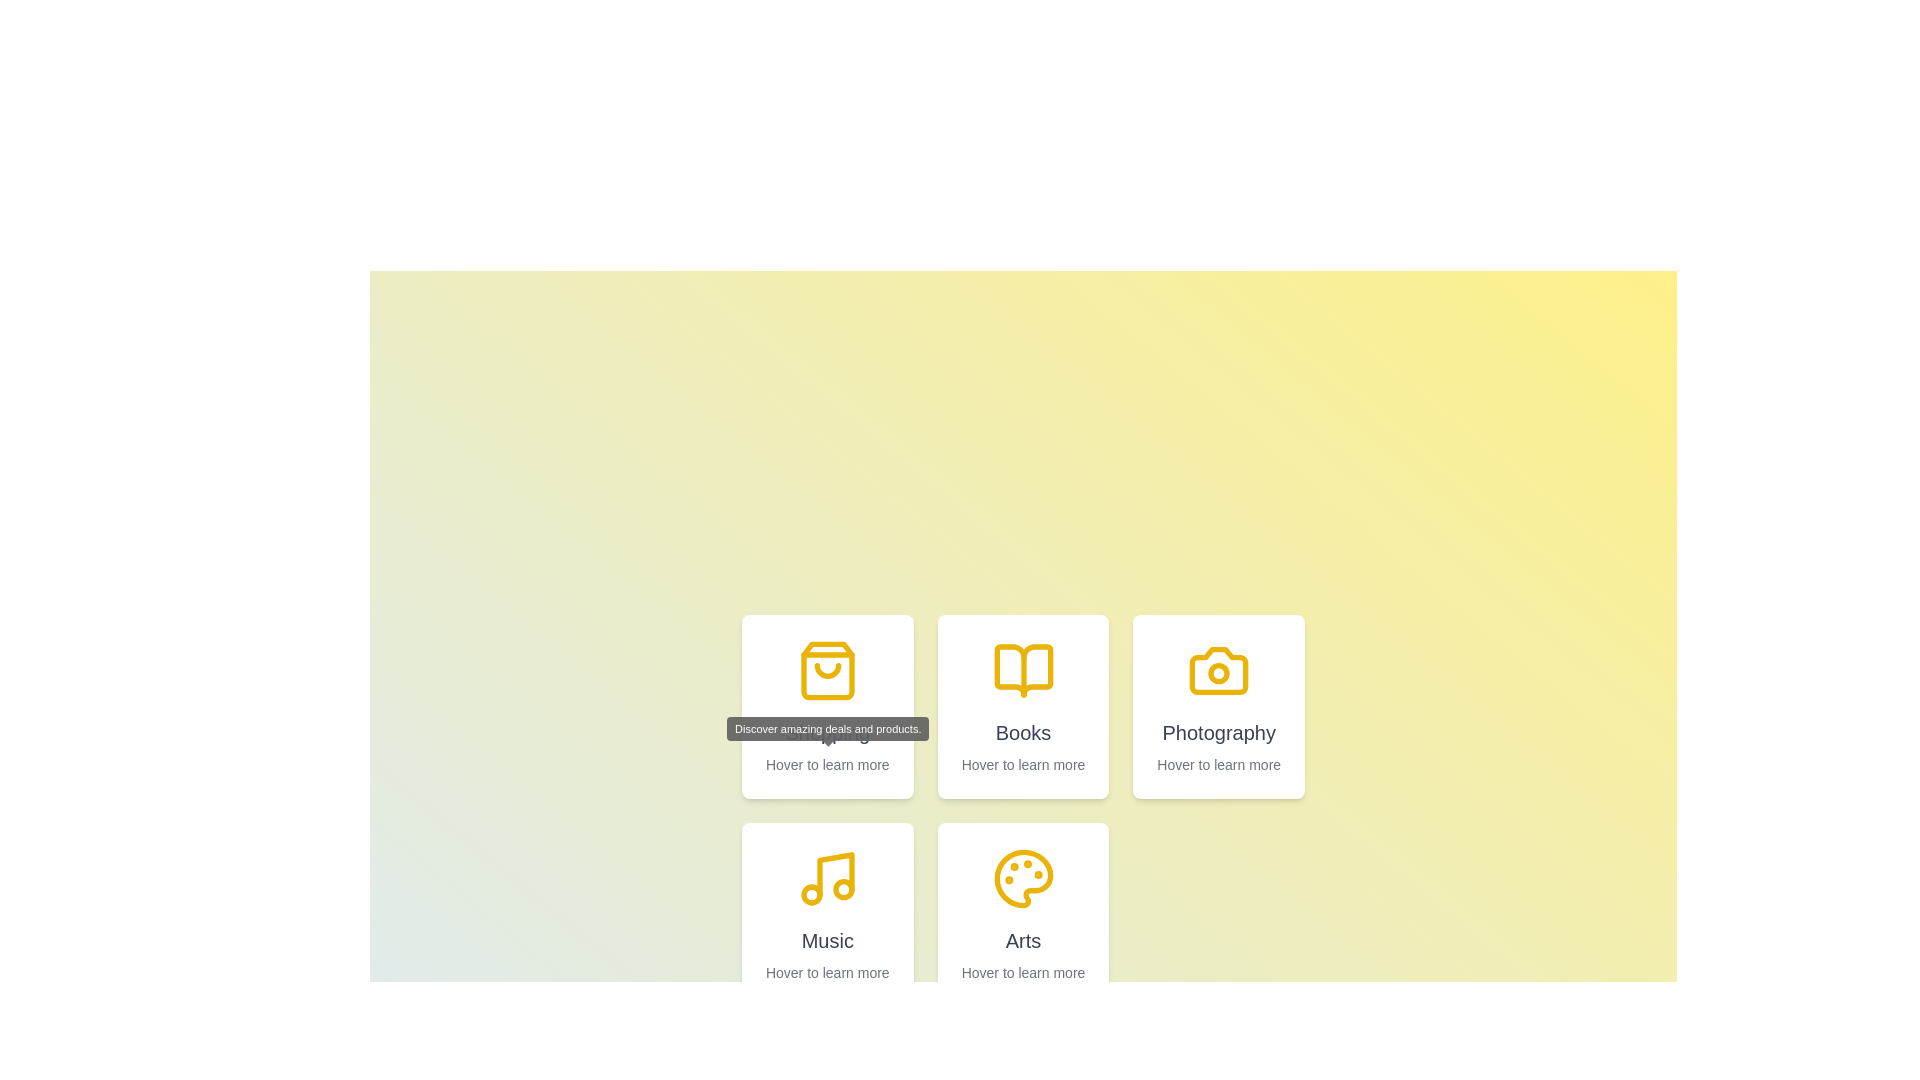 The width and height of the screenshot is (1920, 1080). What do you see at coordinates (1022, 878) in the screenshot?
I see `the 'Arts' icon located in the lower right corner of the grid layout` at bounding box center [1022, 878].